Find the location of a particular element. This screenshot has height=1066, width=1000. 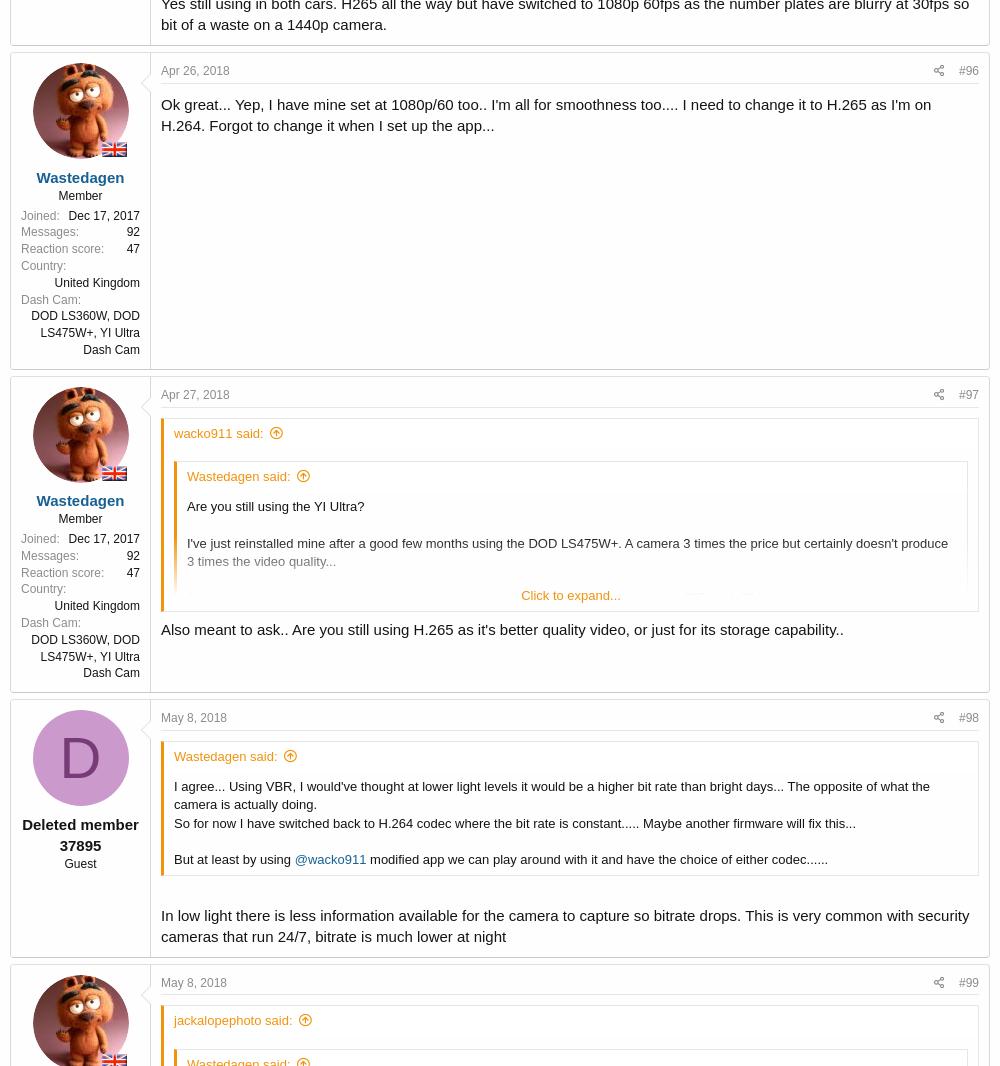

'wacko911 said:' is located at coordinates (174, 432).